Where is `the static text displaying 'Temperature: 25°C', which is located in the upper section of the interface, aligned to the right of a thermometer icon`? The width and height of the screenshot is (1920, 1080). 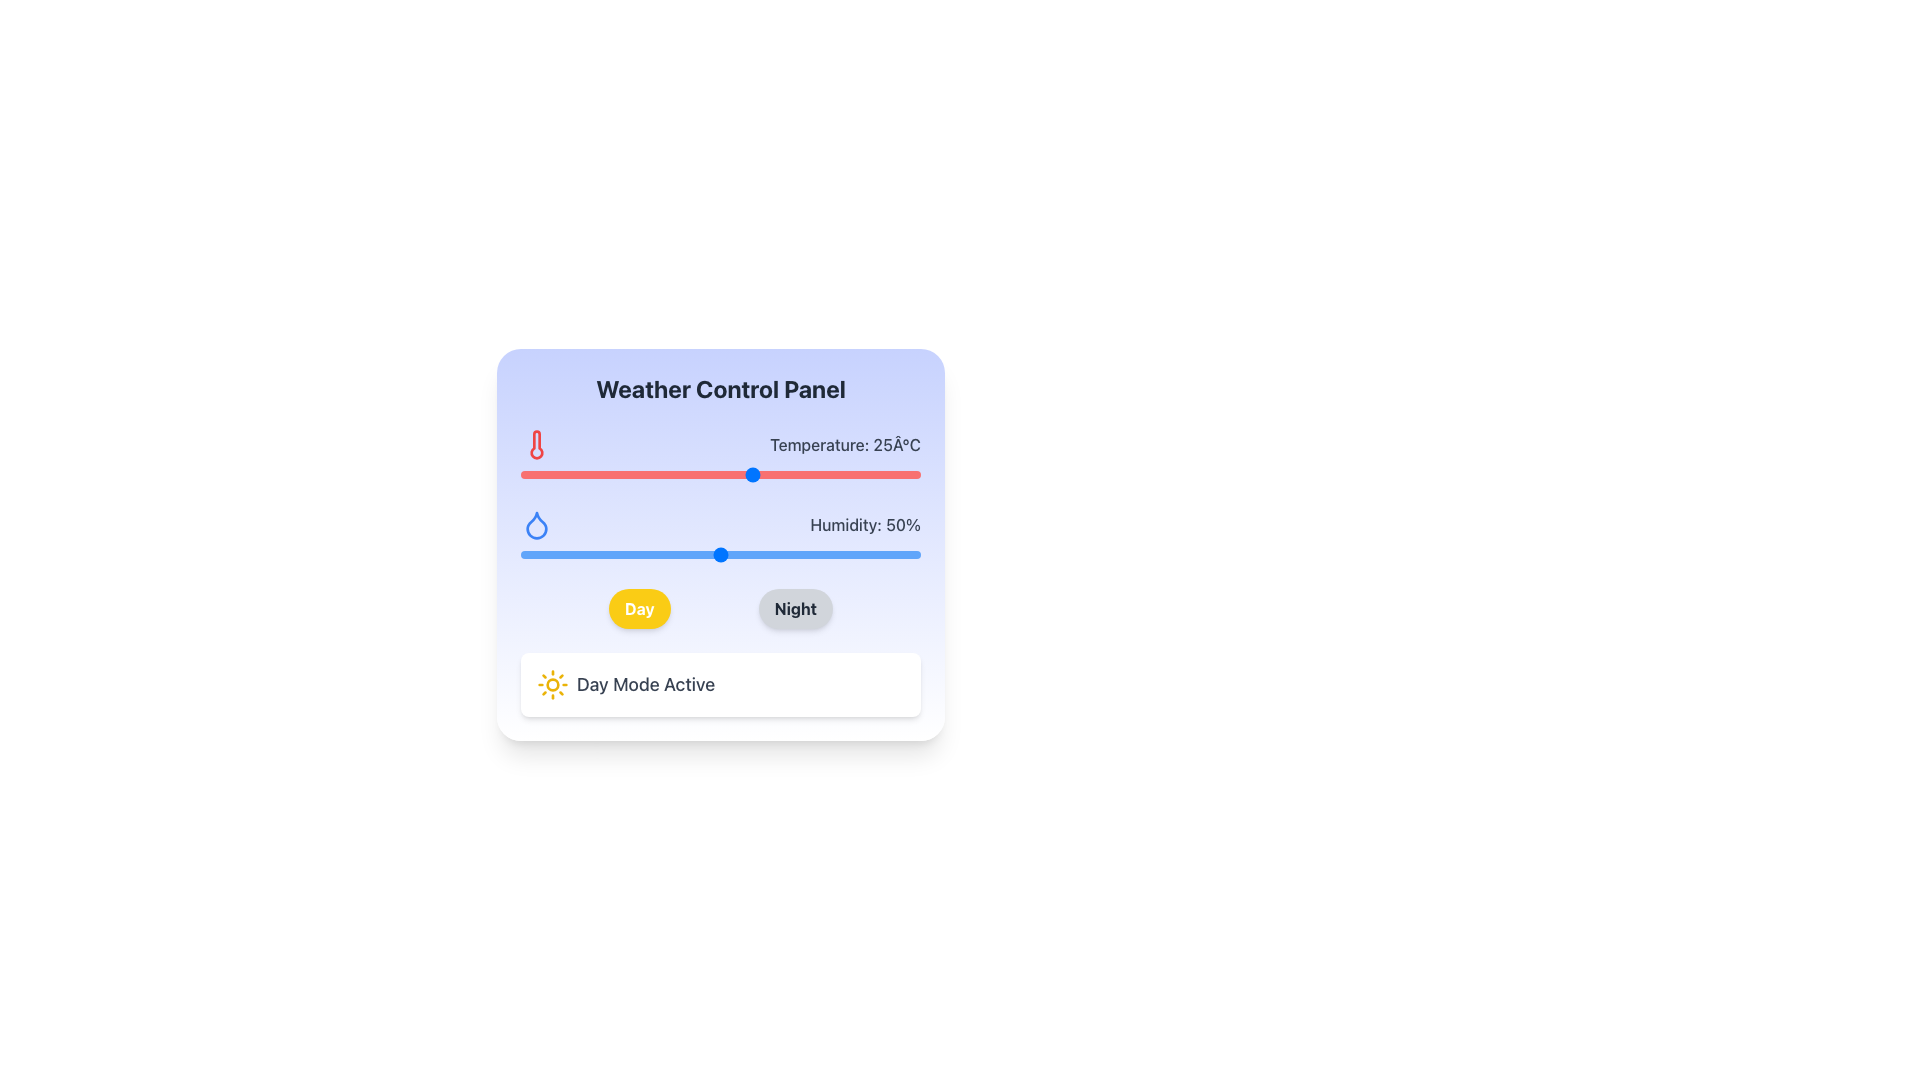
the static text displaying 'Temperature: 25°C', which is located in the upper section of the interface, aligned to the right of a thermometer icon is located at coordinates (845, 443).